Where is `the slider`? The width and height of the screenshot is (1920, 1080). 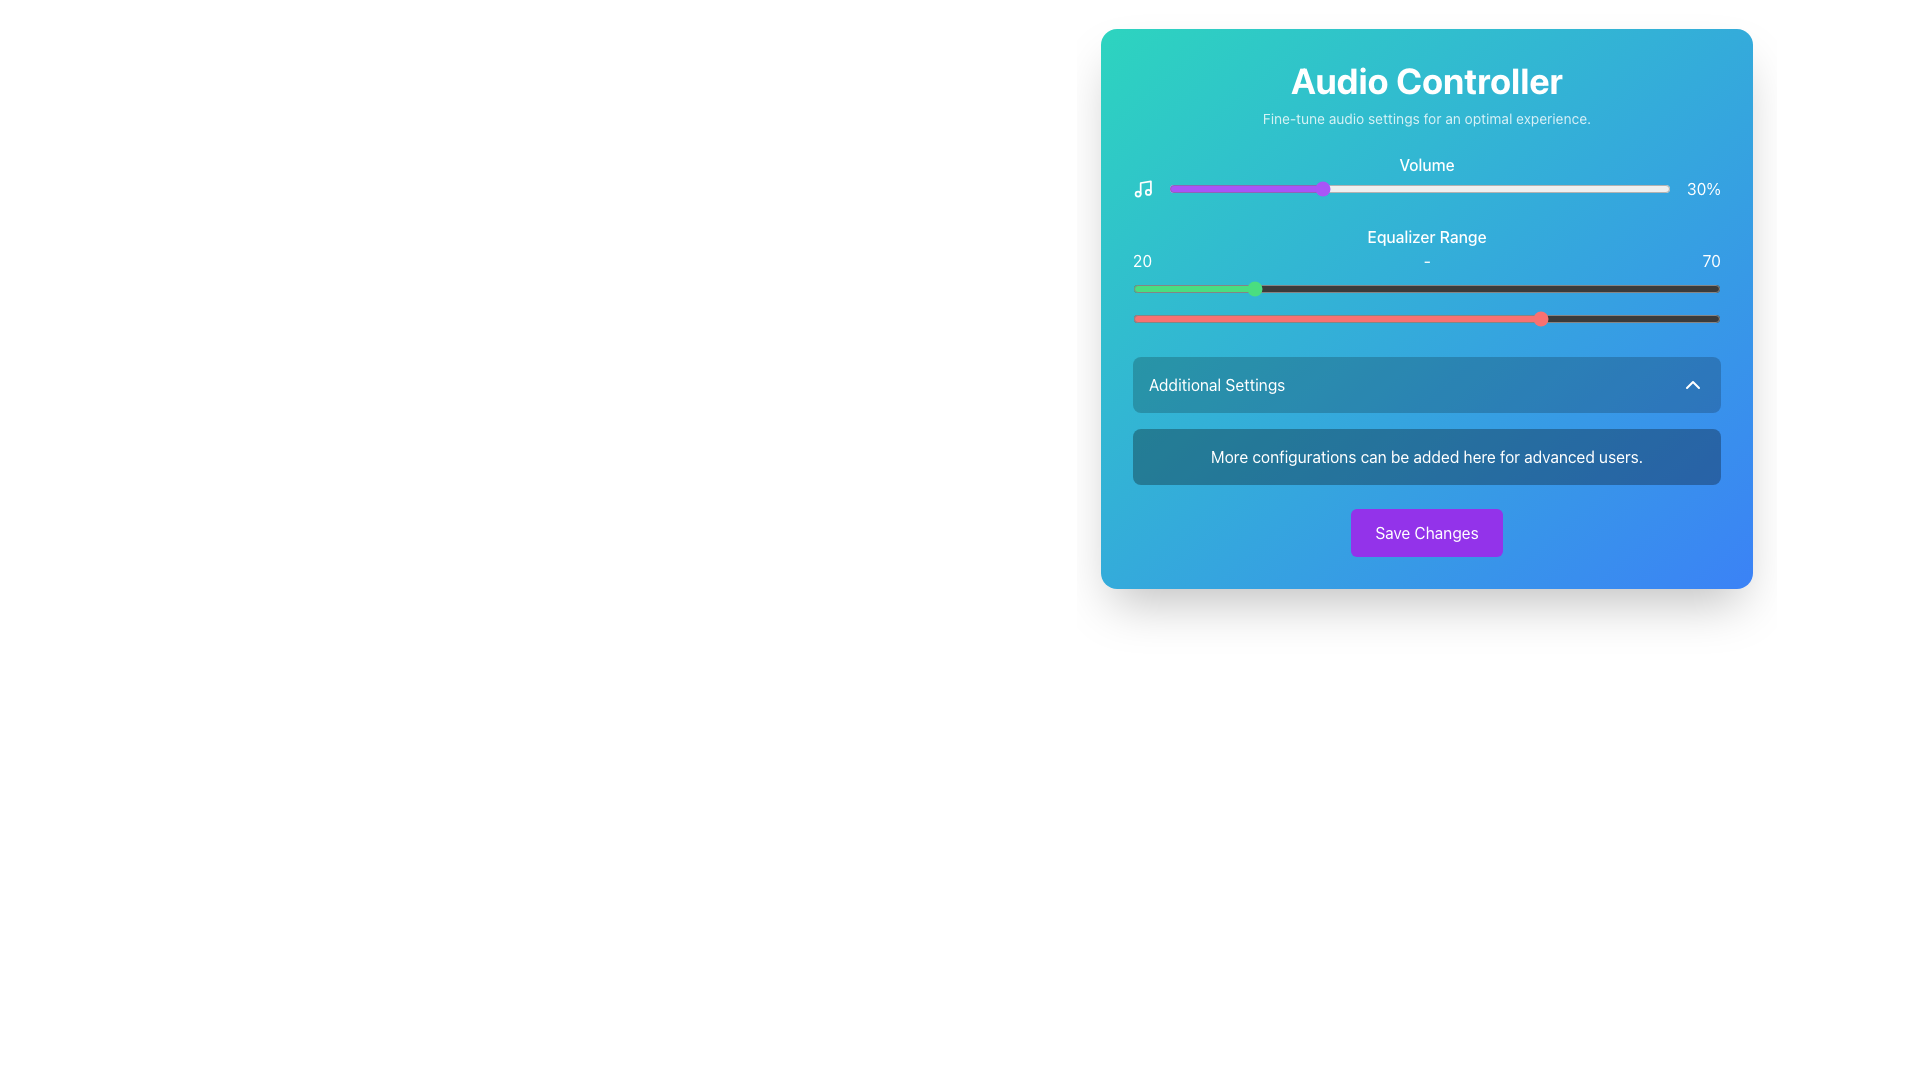 the slider is located at coordinates (1184, 189).